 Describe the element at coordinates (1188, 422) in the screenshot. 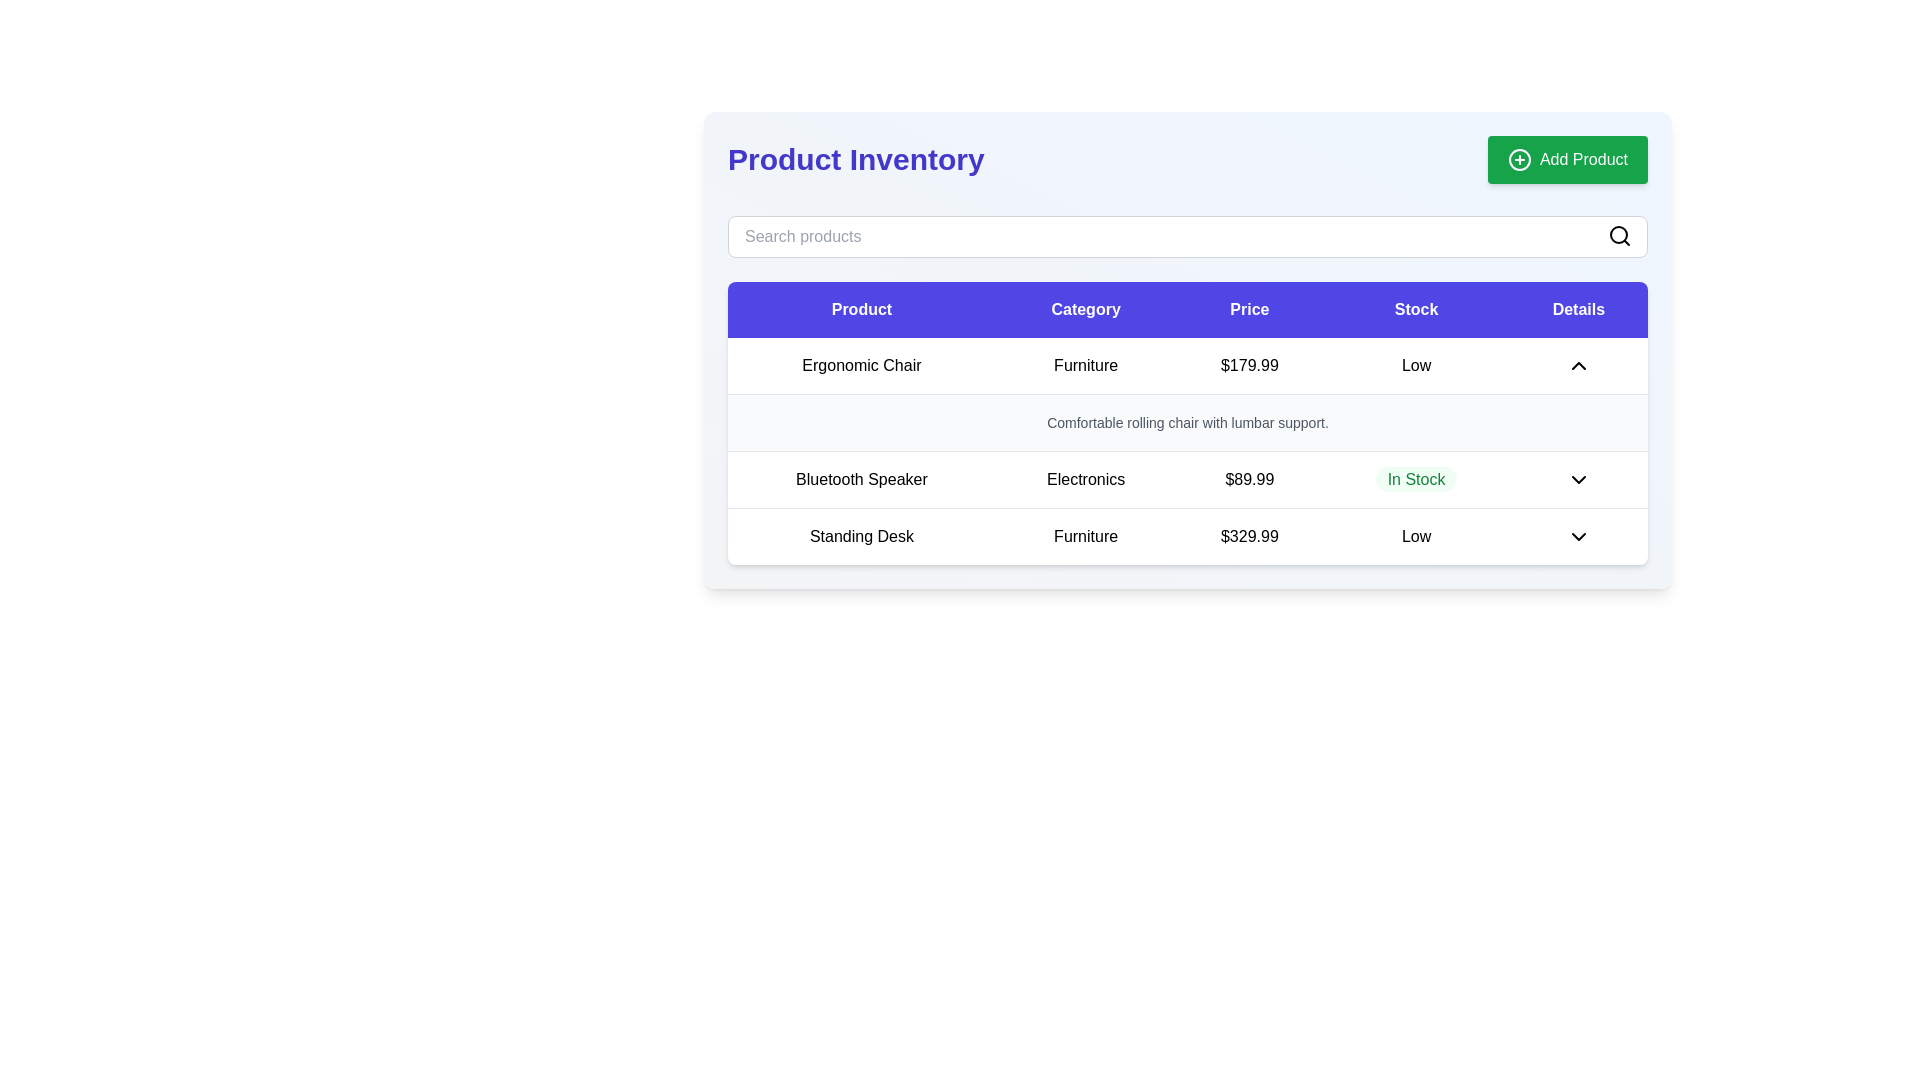

I see `the text label that reads 'Comfortable rolling chair with lumbar support.' located beneath the product name 'Ergonomic Chair.'` at that location.